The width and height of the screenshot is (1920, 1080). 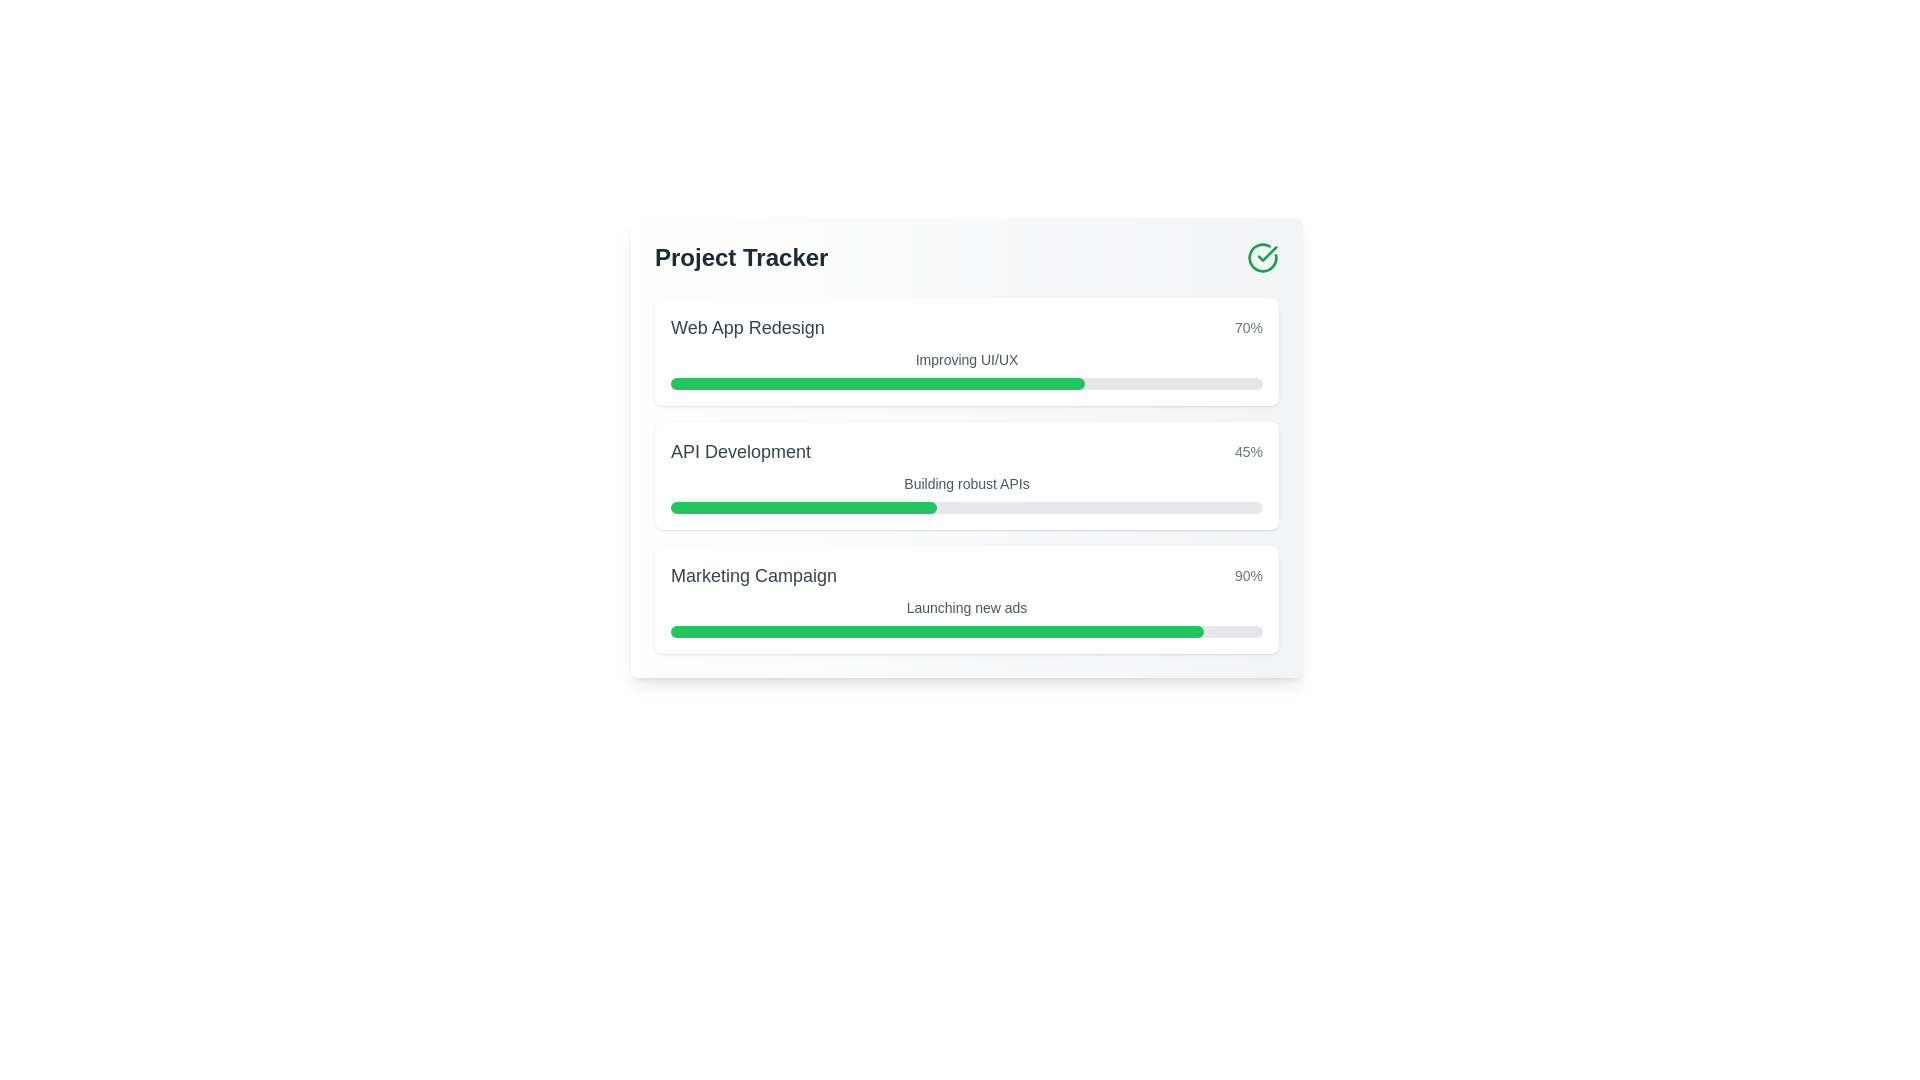 I want to click on the static text label in the second row of the 'Project Tracker' list that describes a specific task, located adjacent to the percentage '45%', so click(x=740, y=451).